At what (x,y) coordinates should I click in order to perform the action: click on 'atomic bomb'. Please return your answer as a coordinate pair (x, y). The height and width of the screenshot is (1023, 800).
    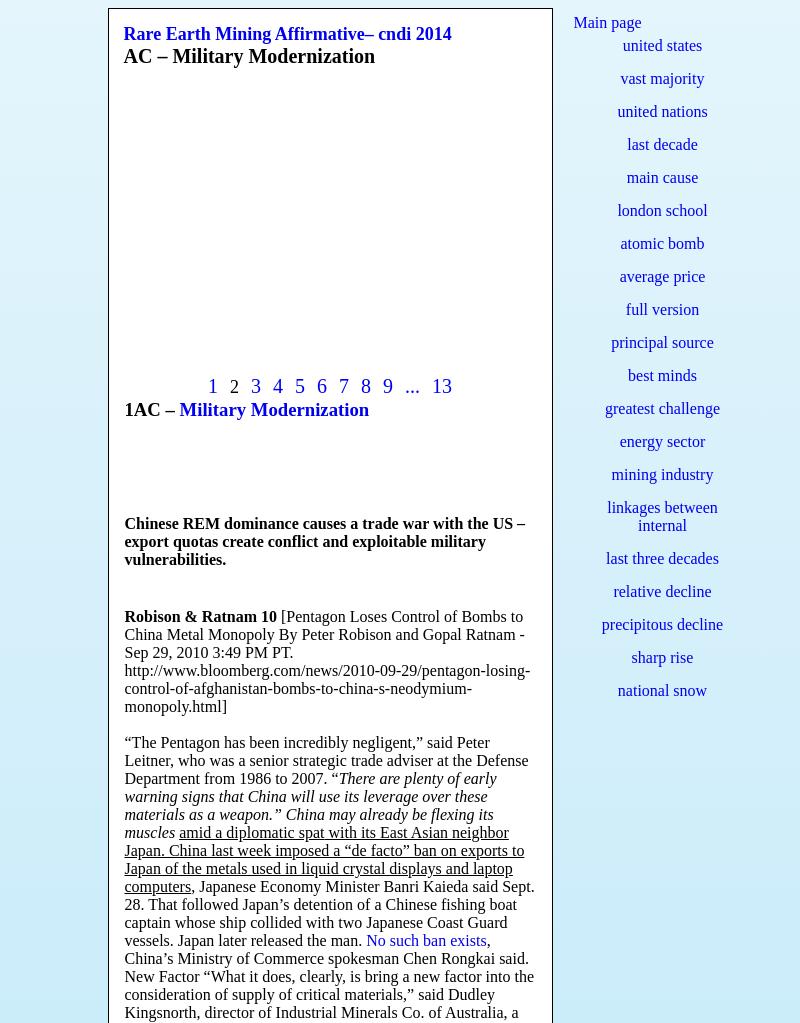
    Looking at the image, I should click on (620, 242).